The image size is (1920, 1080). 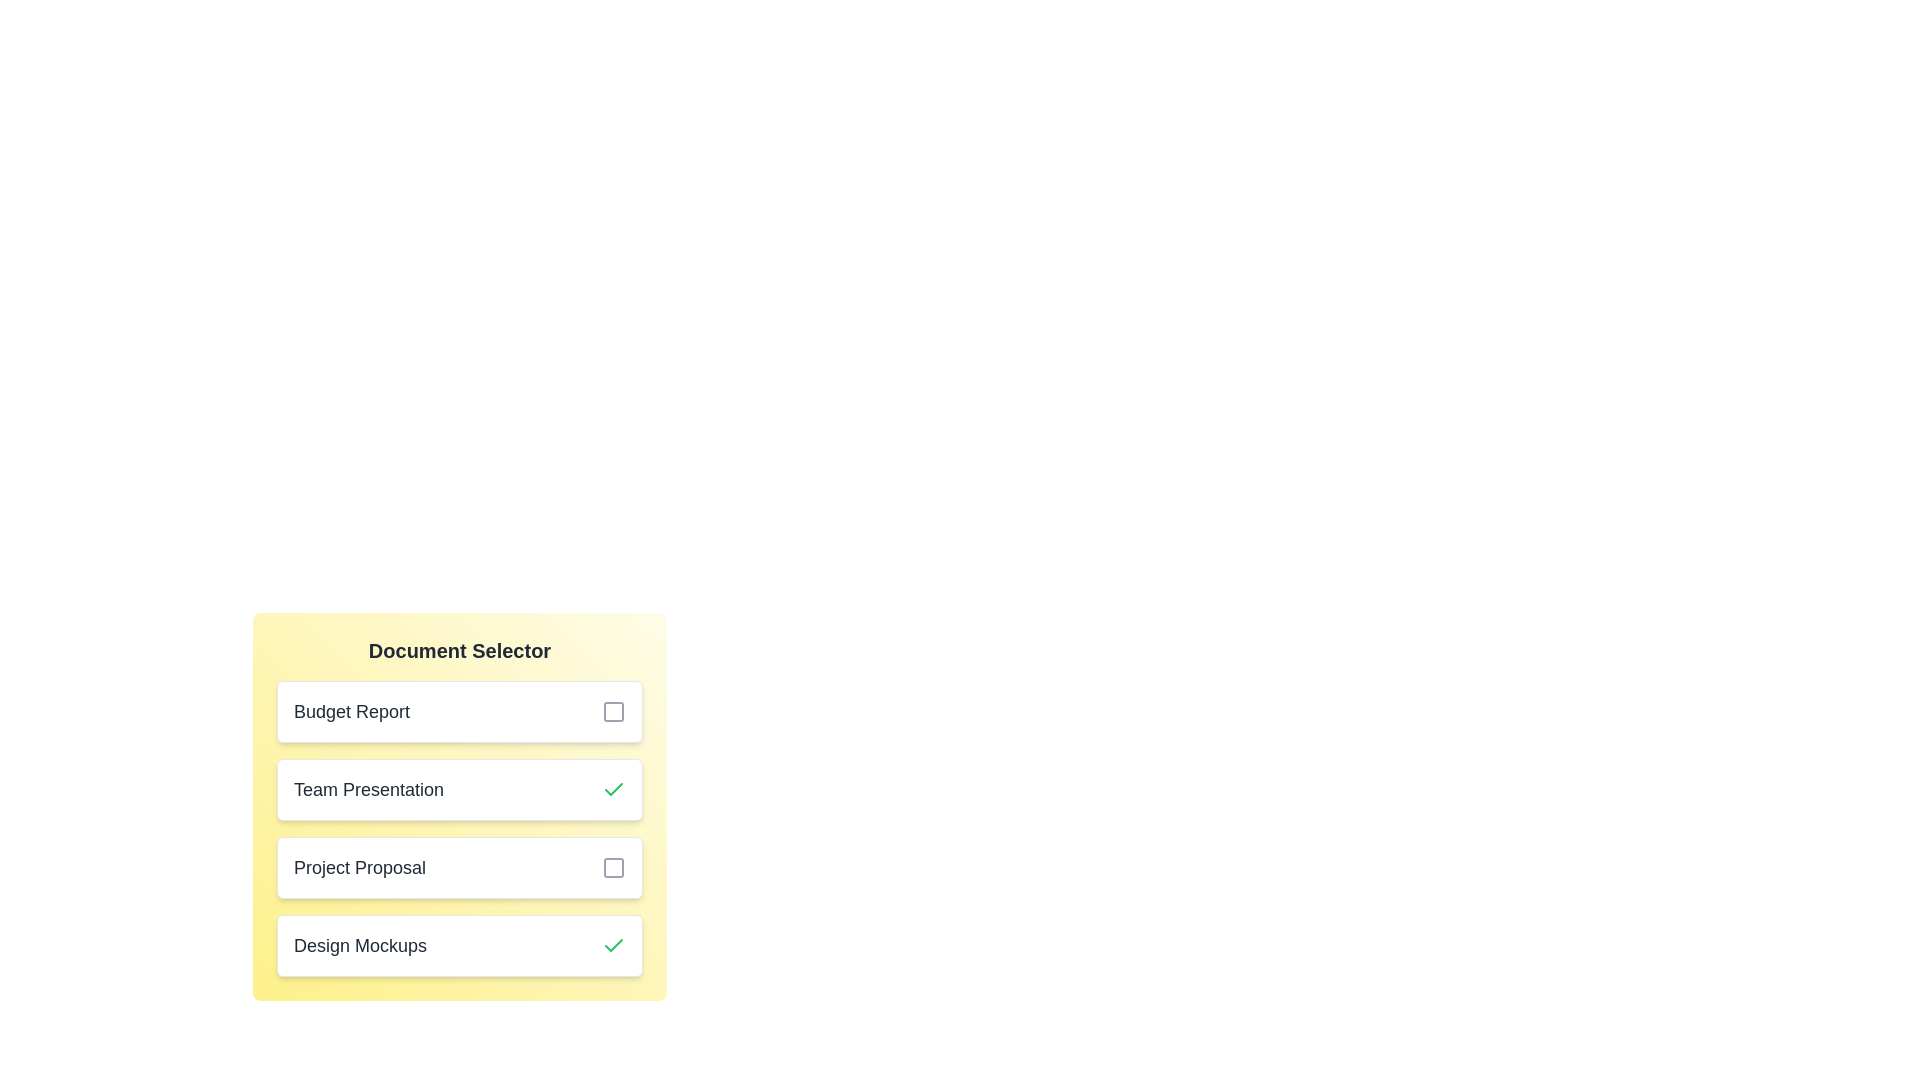 What do you see at coordinates (613, 866) in the screenshot?
I see `the document Project Proposal by clicking its checkbox` at bounding box center [613, 866].